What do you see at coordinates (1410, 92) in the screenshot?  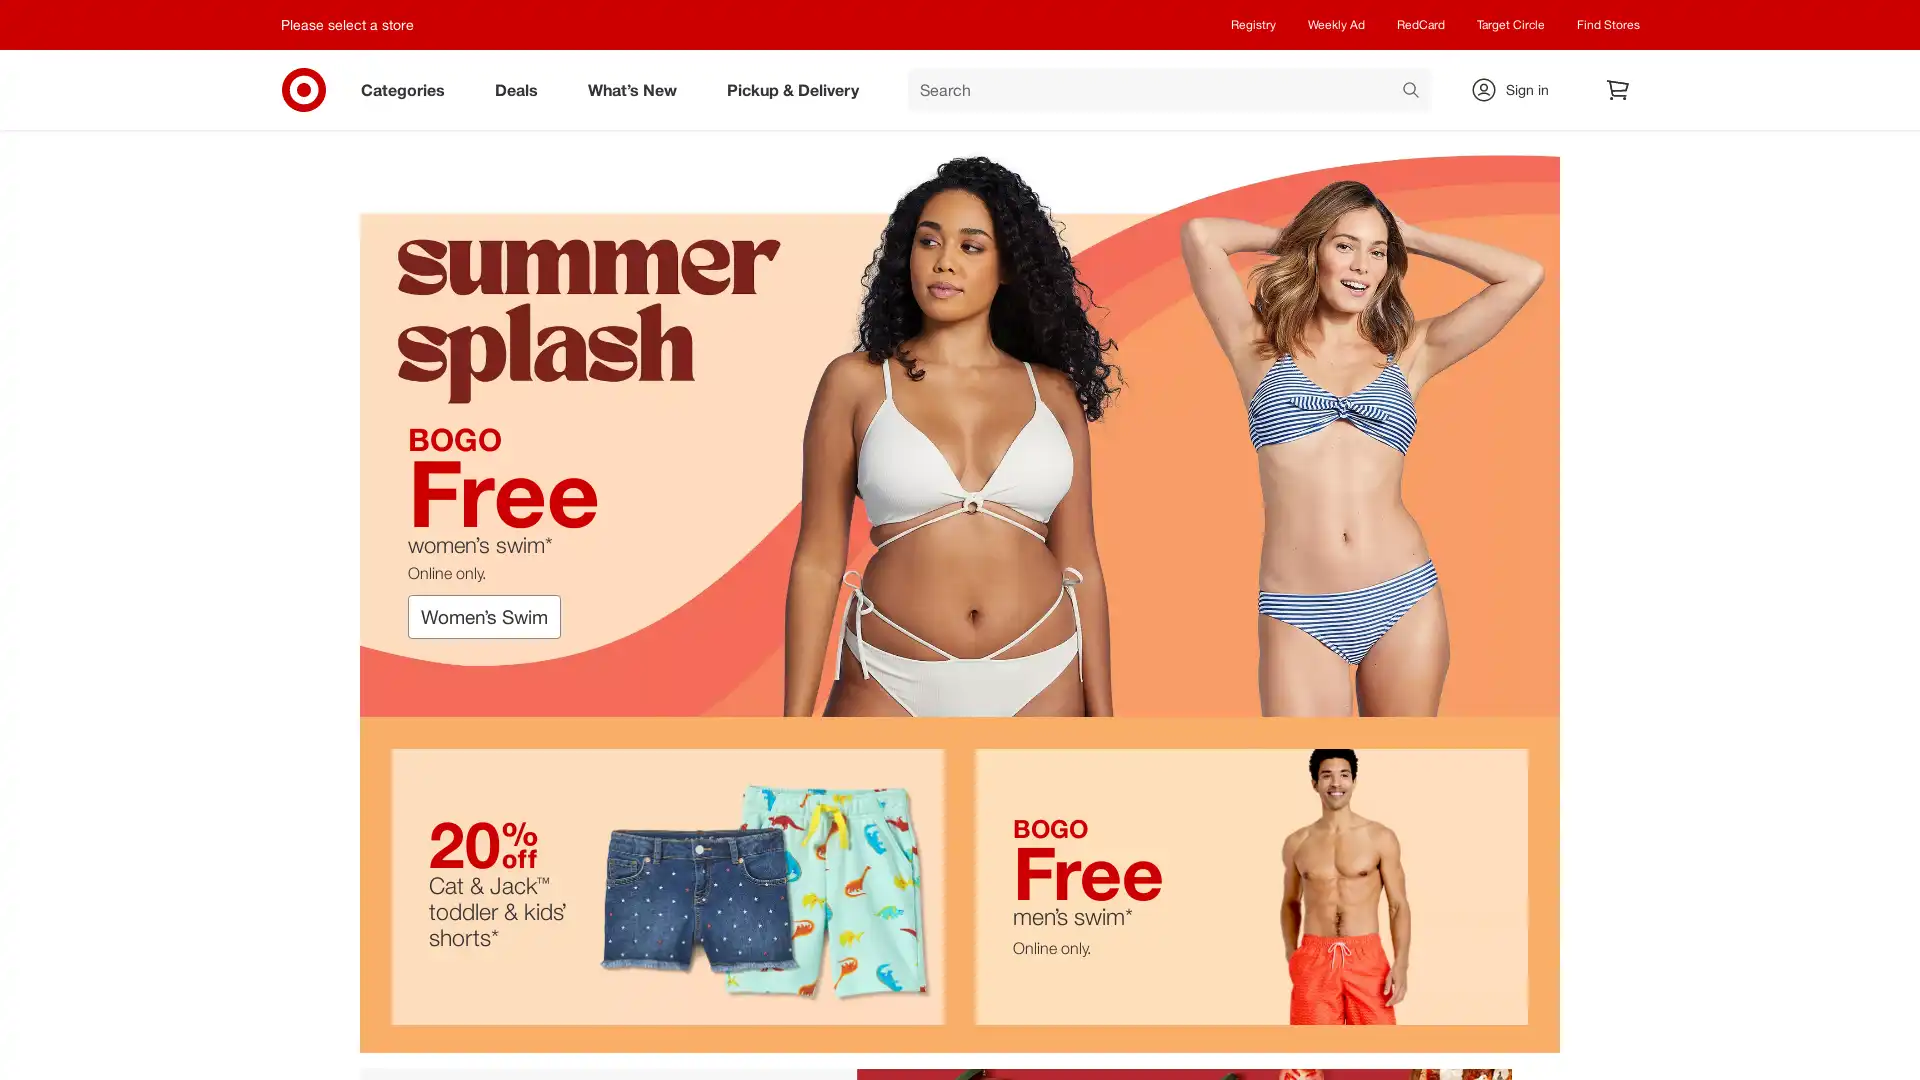 I see `go` at bounding box center [1410, 92].